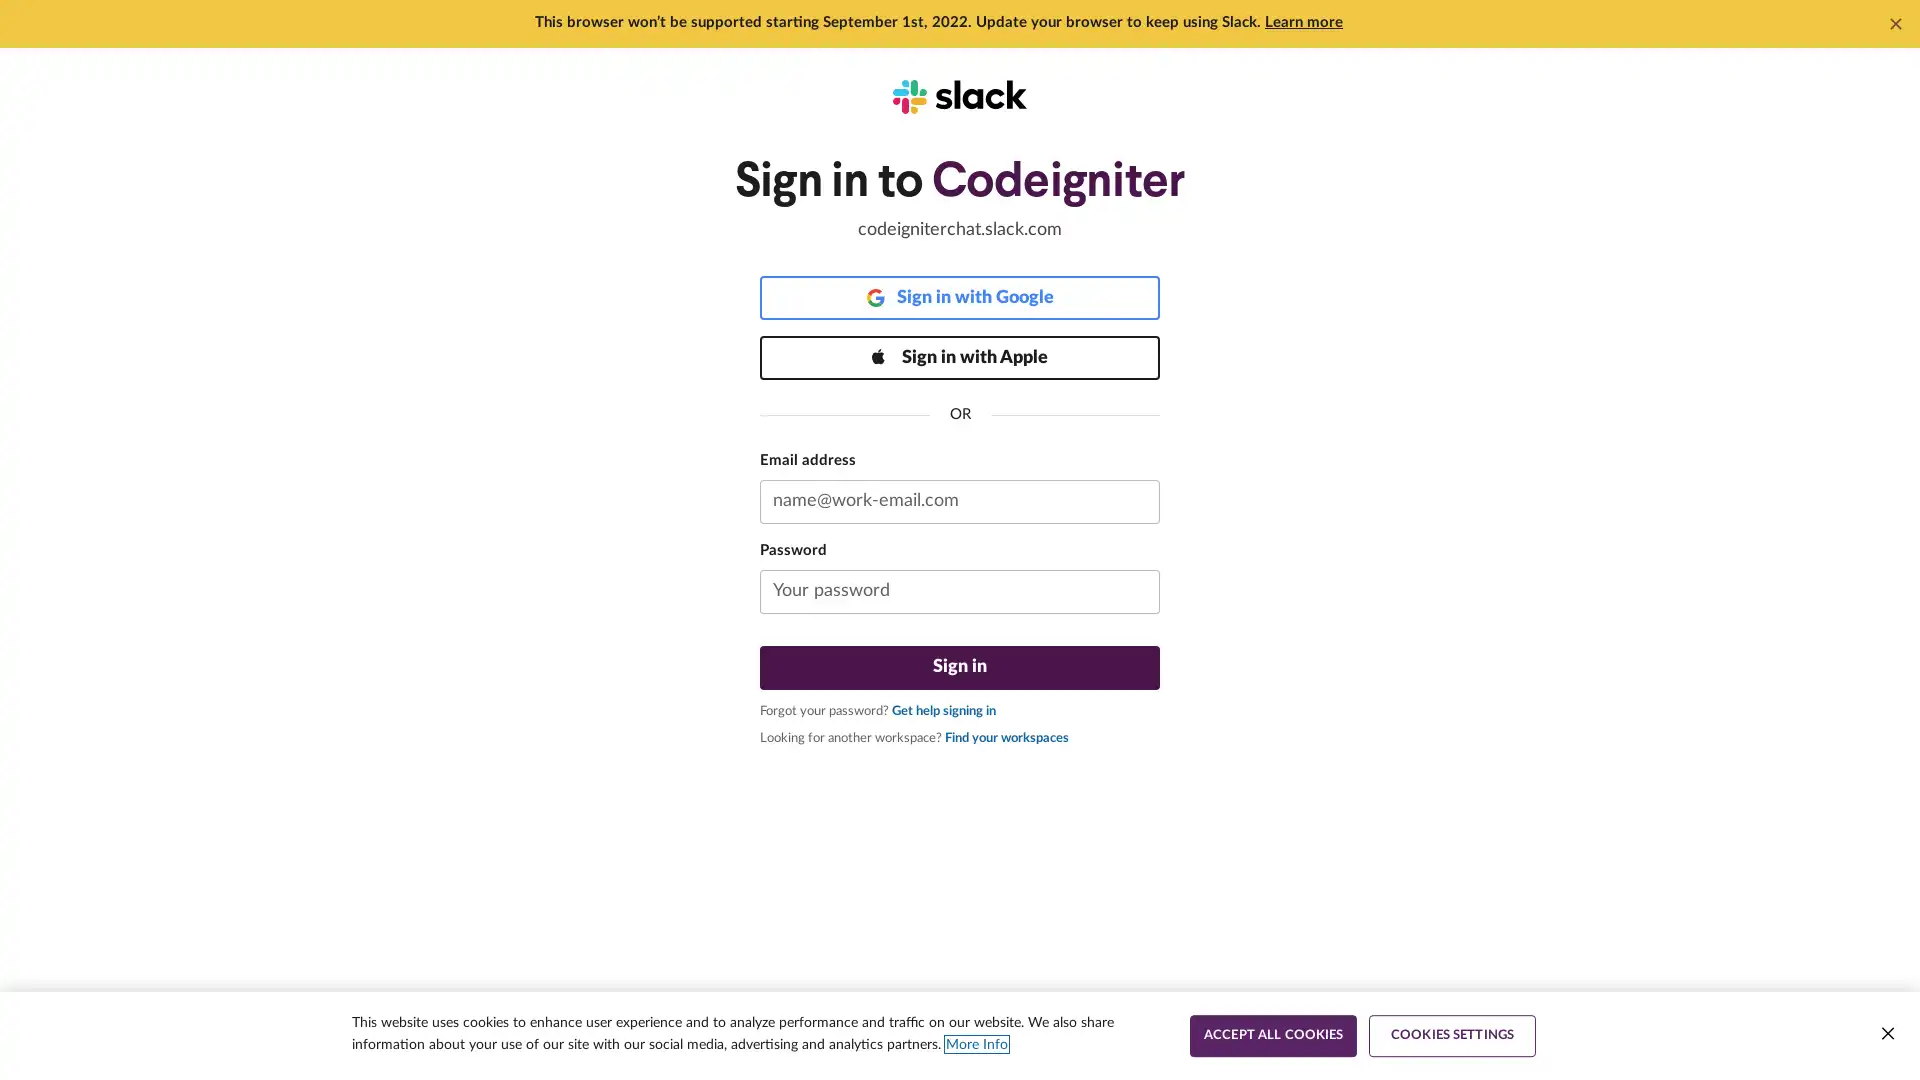 The image size is (1920, 1080). What do you see at coordinates (960, 297) in the screenshot?
I see `Sign in with Google` at bounding box center [960, 297].